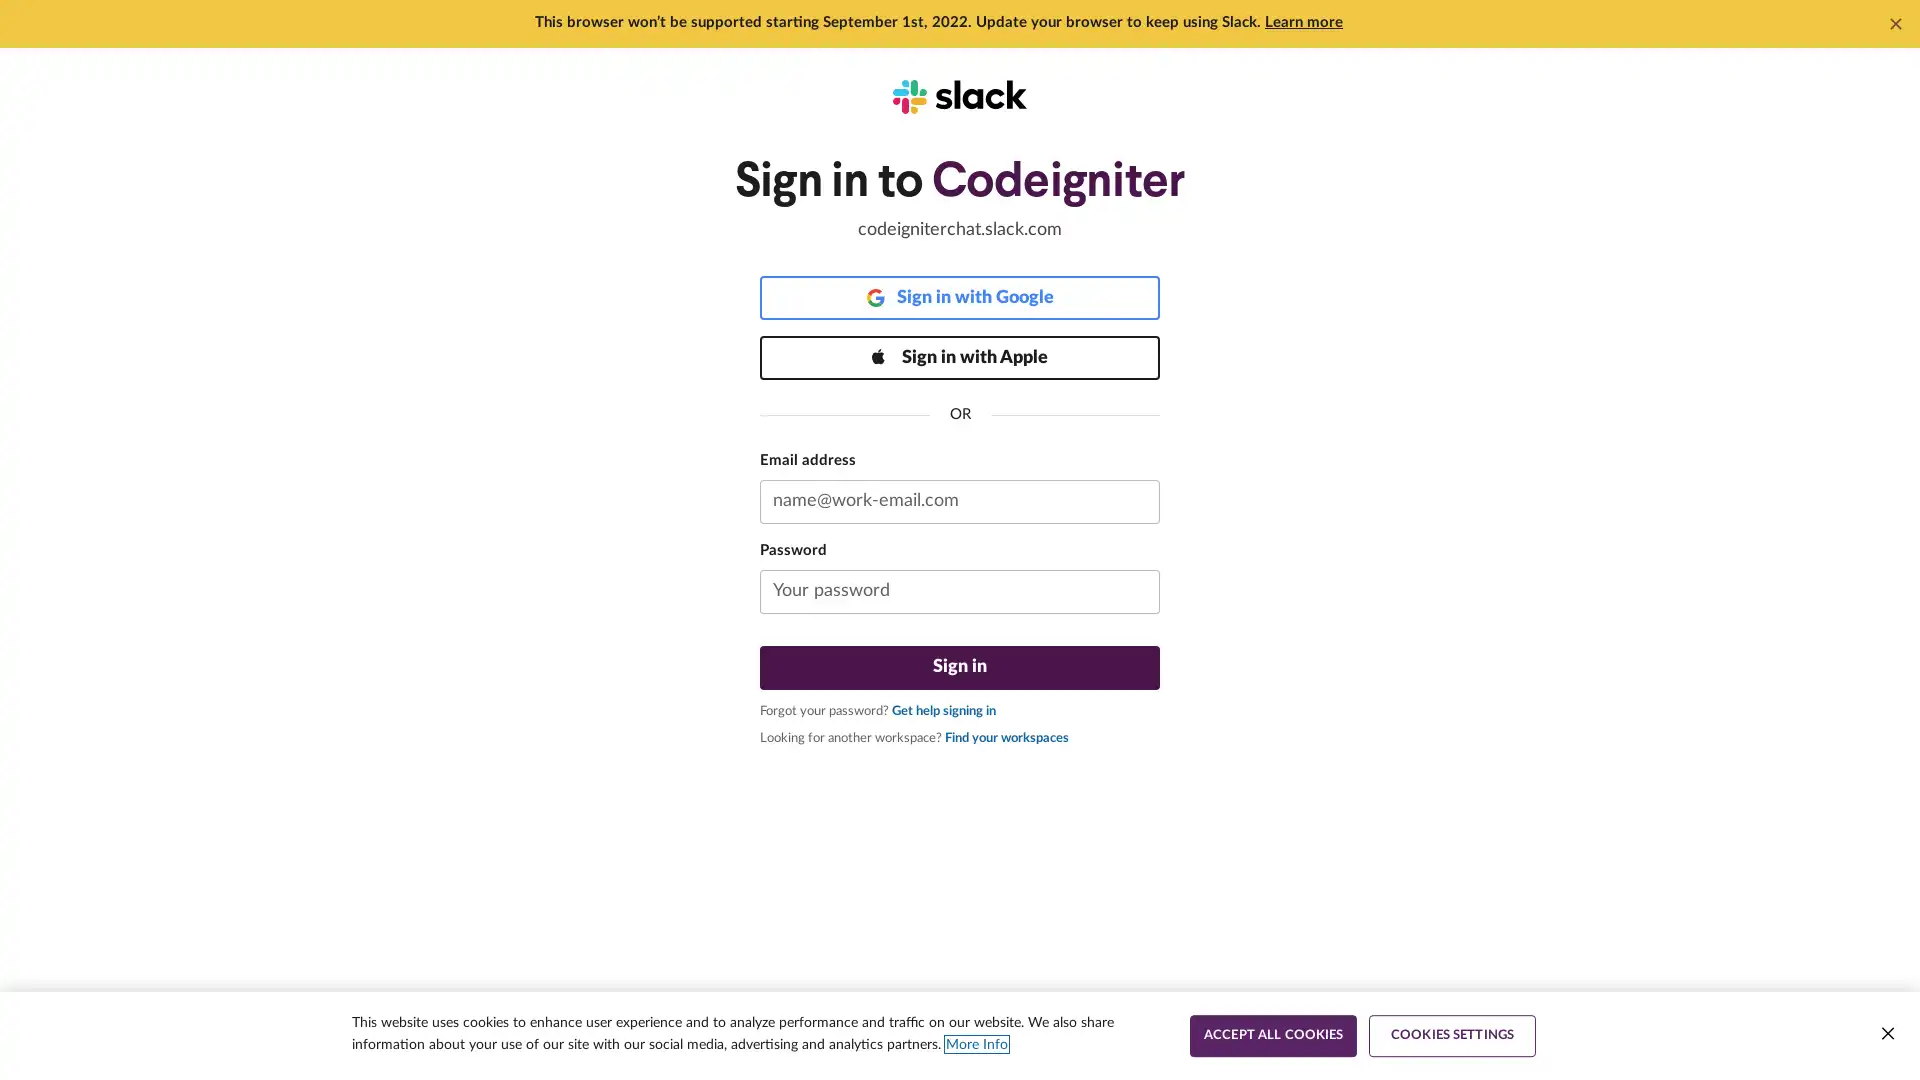 The image size is (1920, 1080). What do you see at coordinates (960, 297) in the screenshot?
I see `Sign in with Google` at bounding box center [960, 297].